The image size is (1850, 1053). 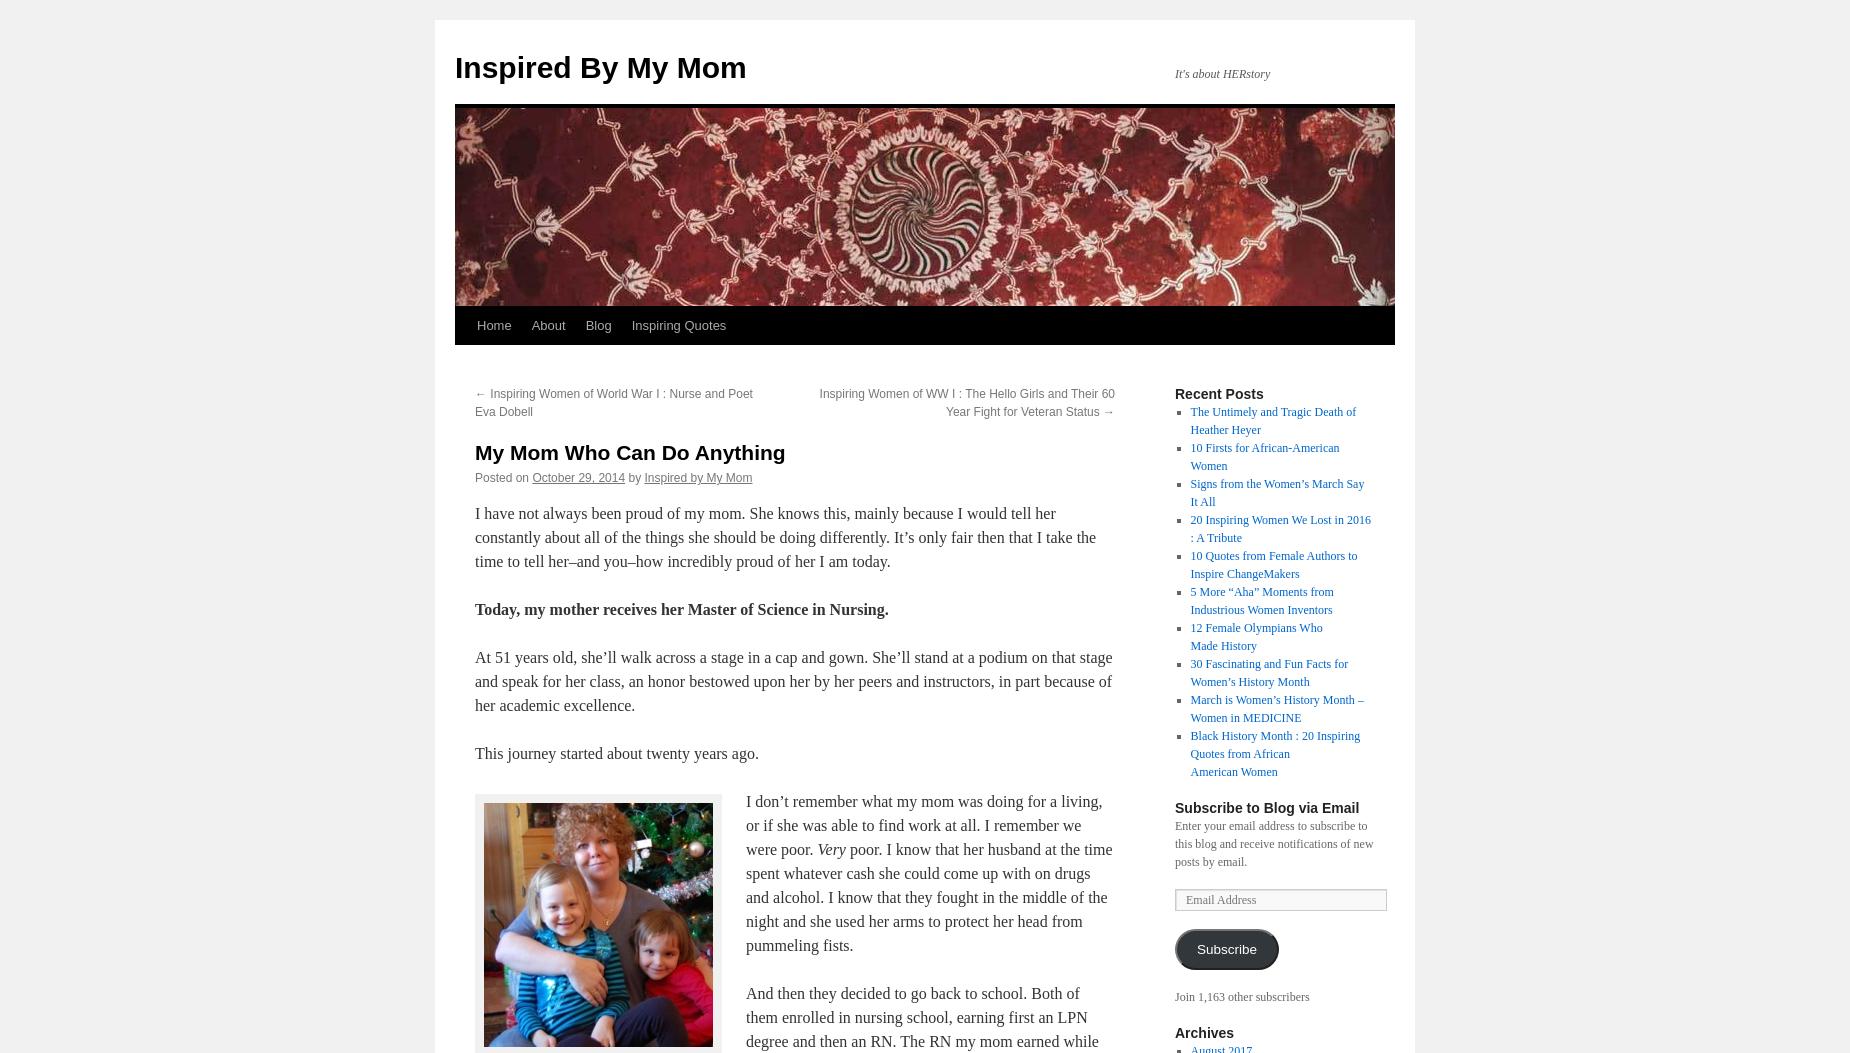 What do you see at coordinates (502, 476) in the screenshot?
I see `'Posted on'` at bounding box center [502, 476].